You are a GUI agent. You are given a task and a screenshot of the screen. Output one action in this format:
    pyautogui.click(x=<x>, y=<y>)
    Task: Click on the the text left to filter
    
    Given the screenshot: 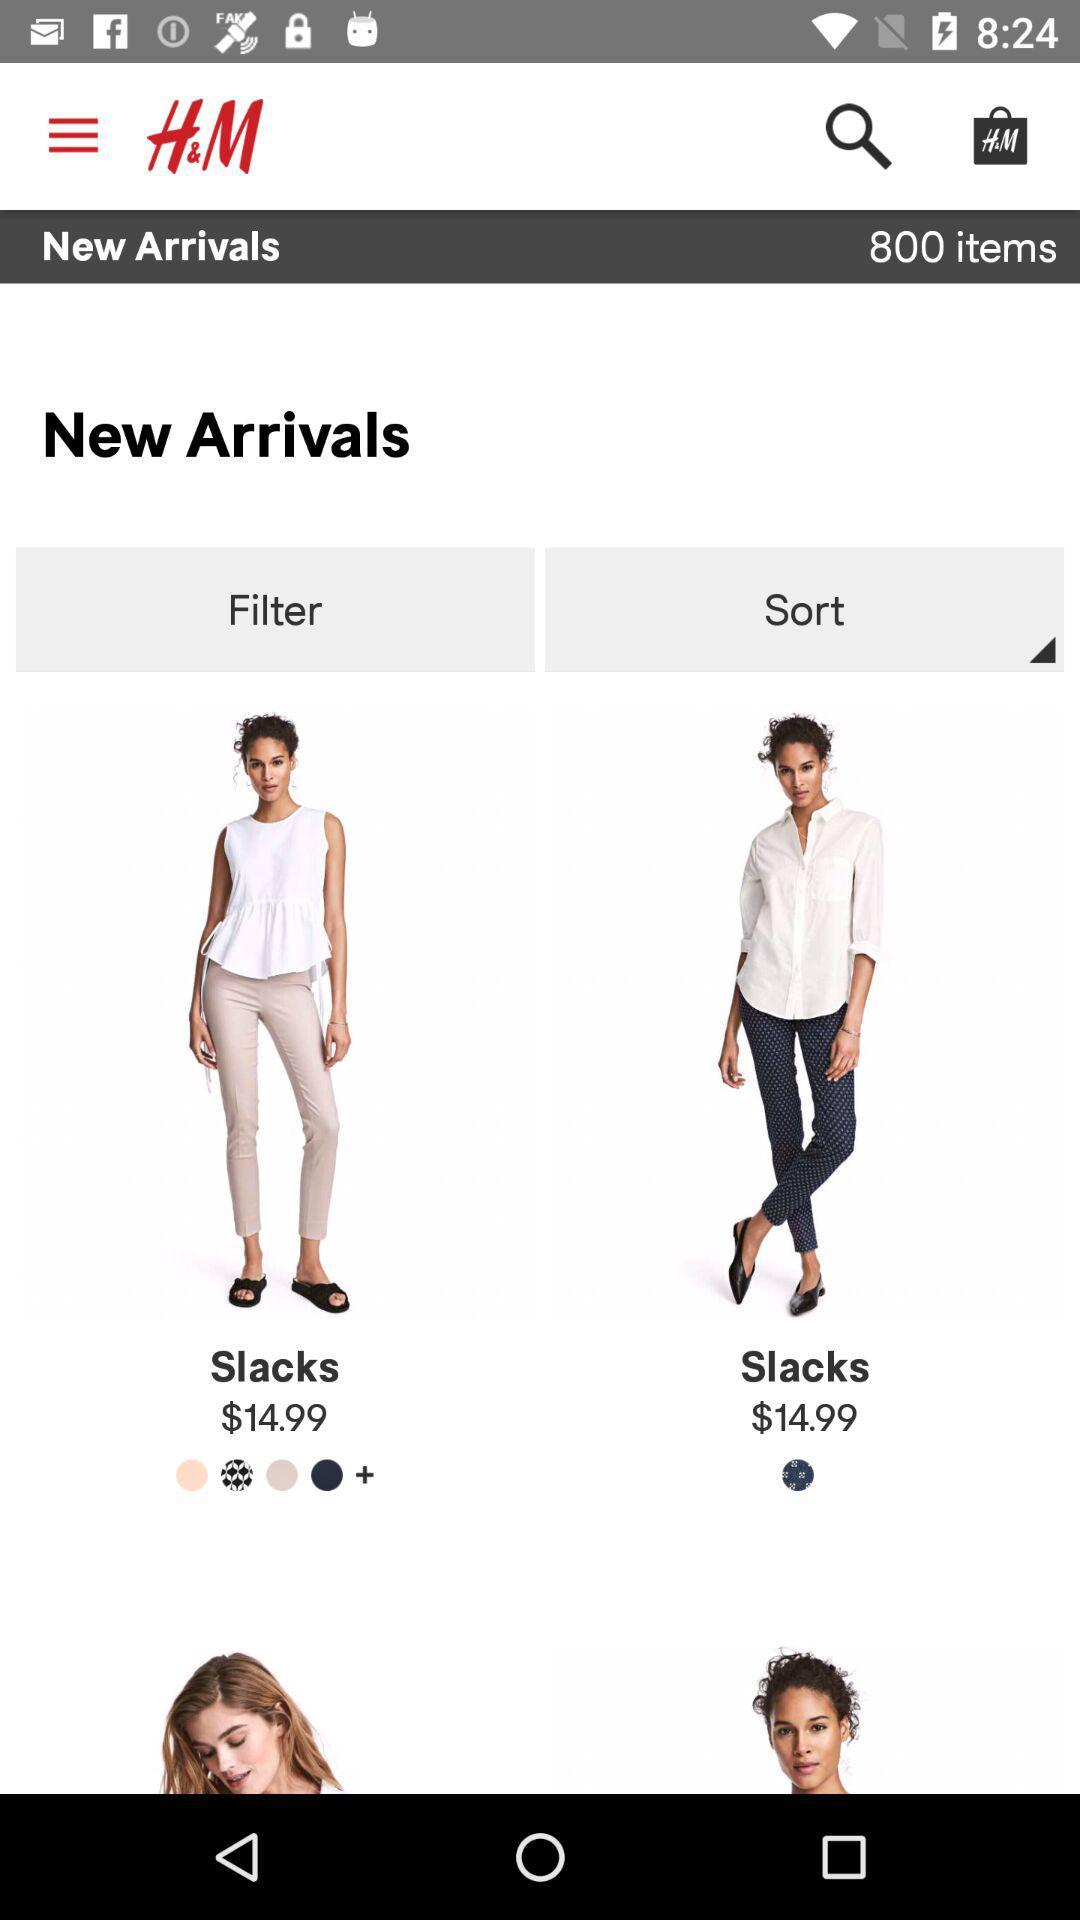 What is the action you would take?
    pyautogui.click(x=275, y=609)
    